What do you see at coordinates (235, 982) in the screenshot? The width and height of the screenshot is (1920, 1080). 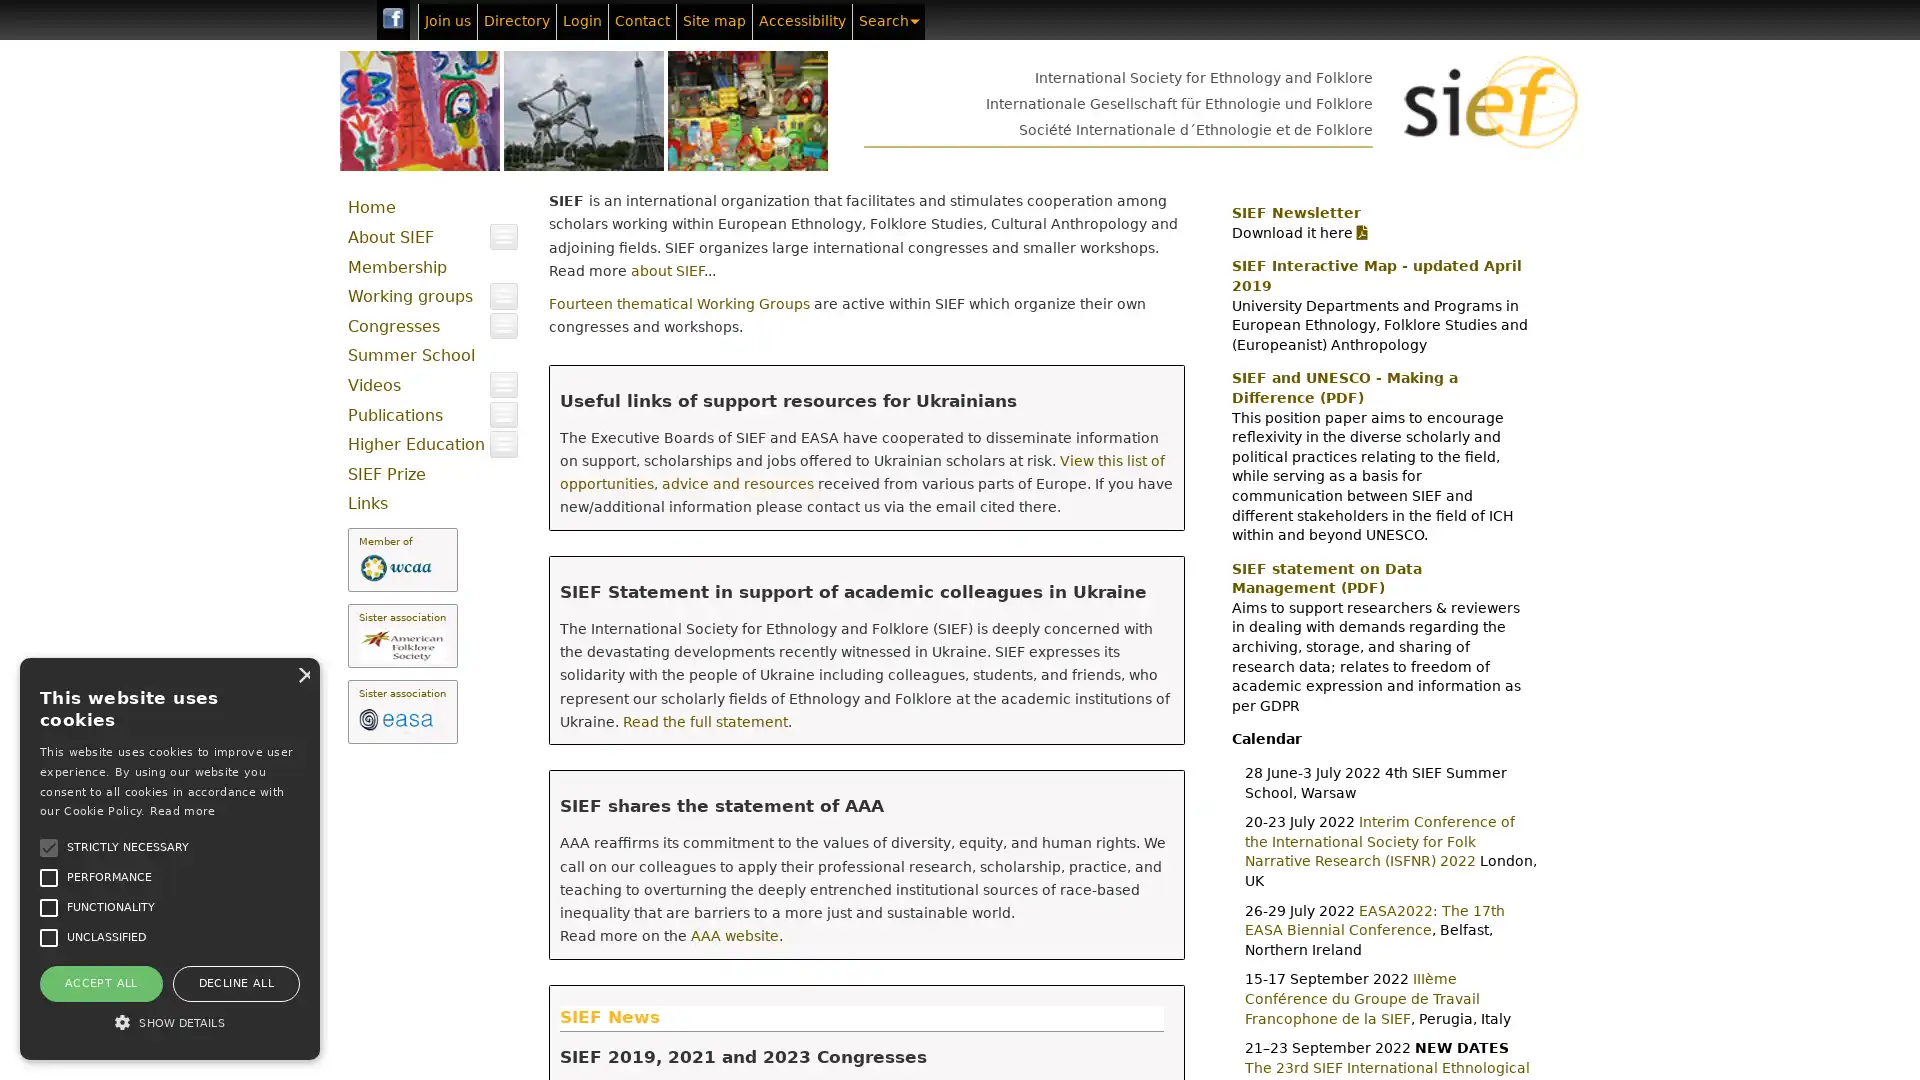 I see `DECLINE ALL` at bounding box center [235, 982].